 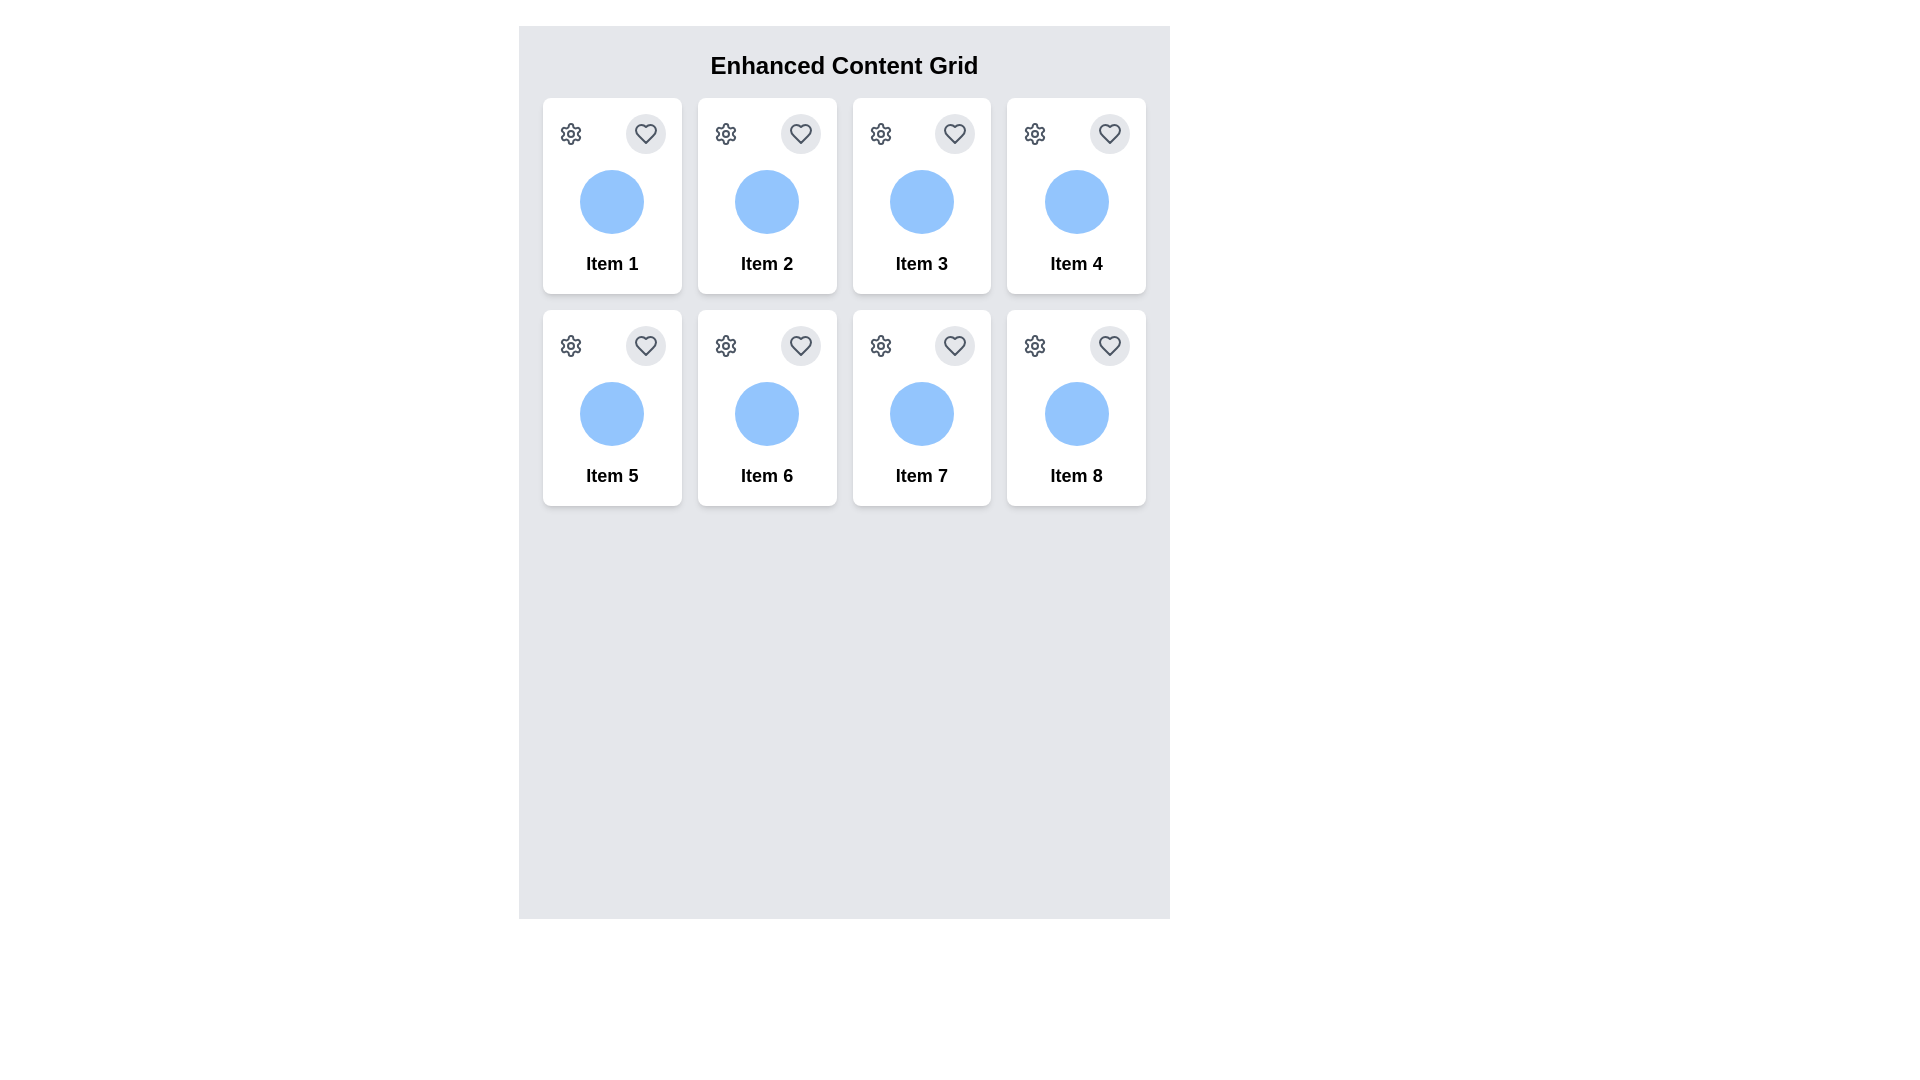 What do you see at coordinates (1035, 134) in the screenshot?
I see `the gear icon located in the top-left corner of the card labeled 'Item 4' in the second row, fourth column of the grid` at bounding box center [1035, 134].